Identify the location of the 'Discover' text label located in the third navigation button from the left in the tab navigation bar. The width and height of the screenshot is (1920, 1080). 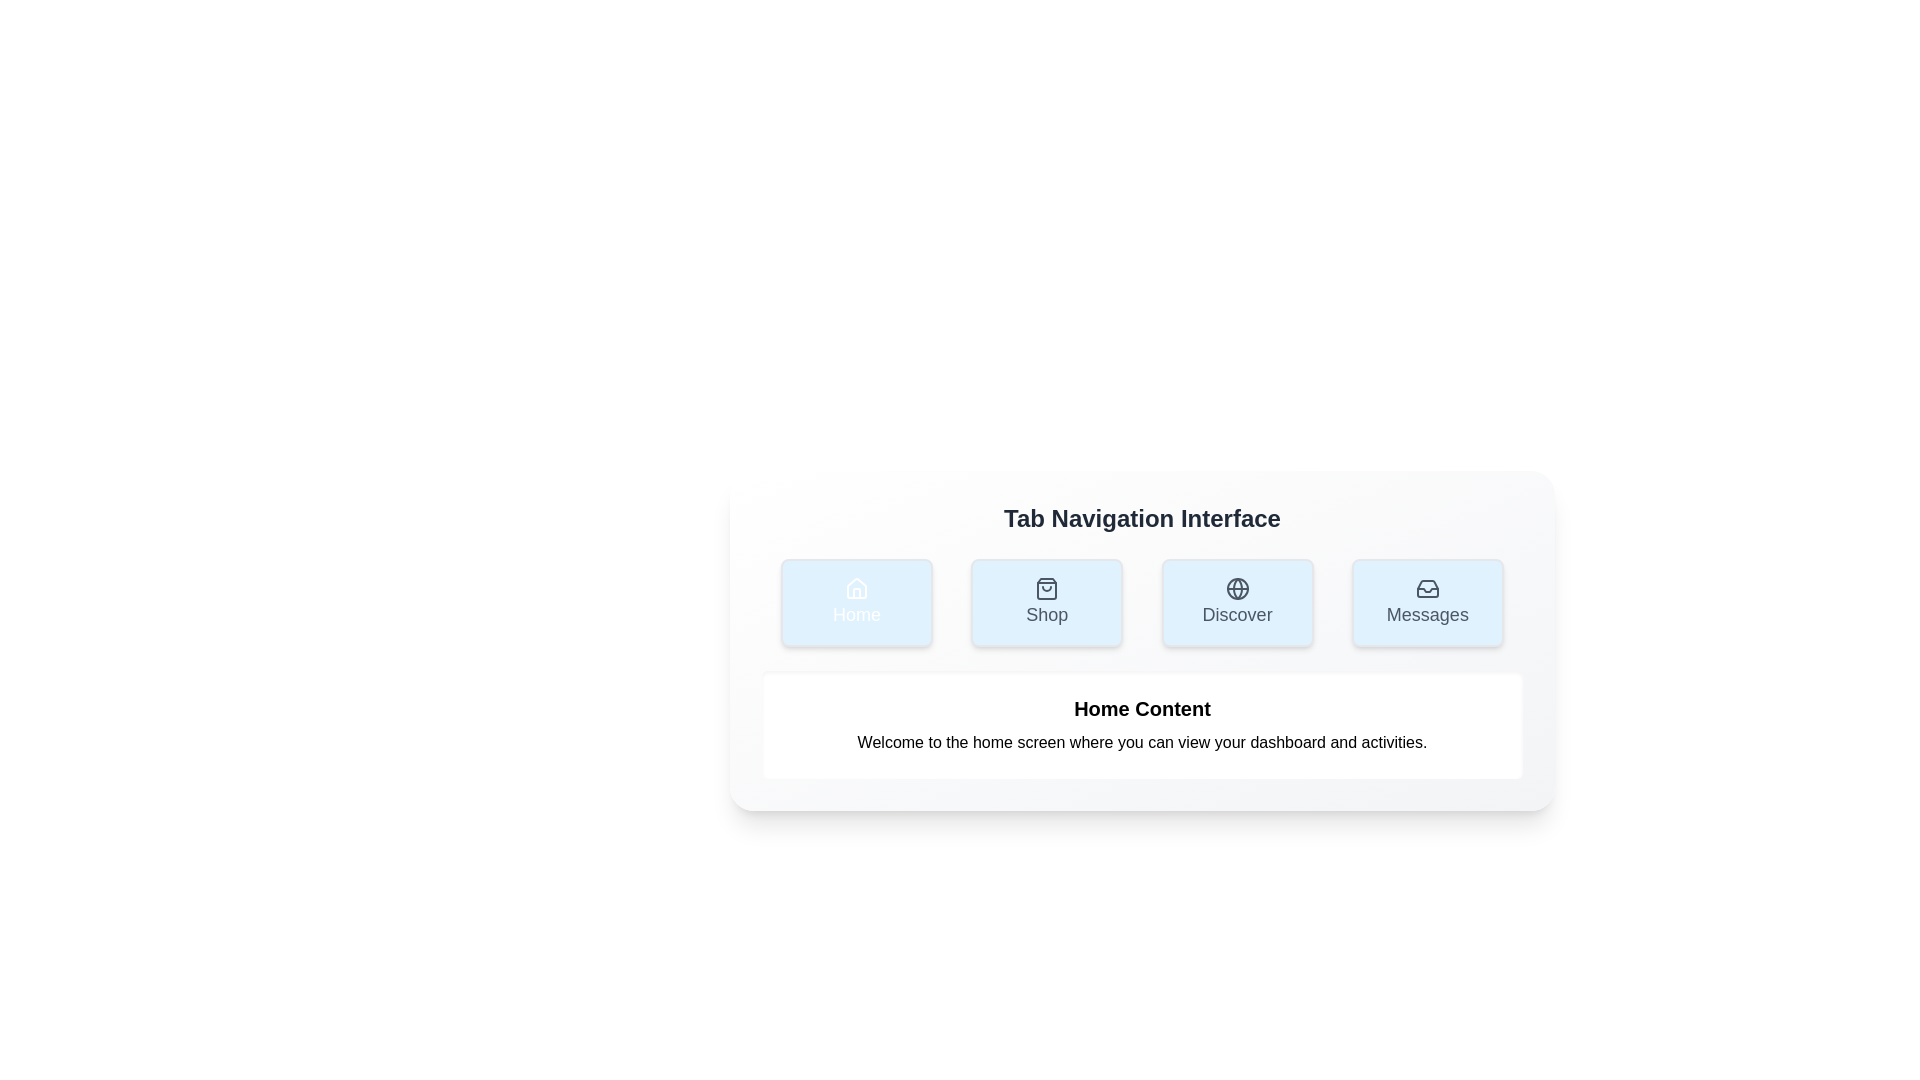
(1236, 613).